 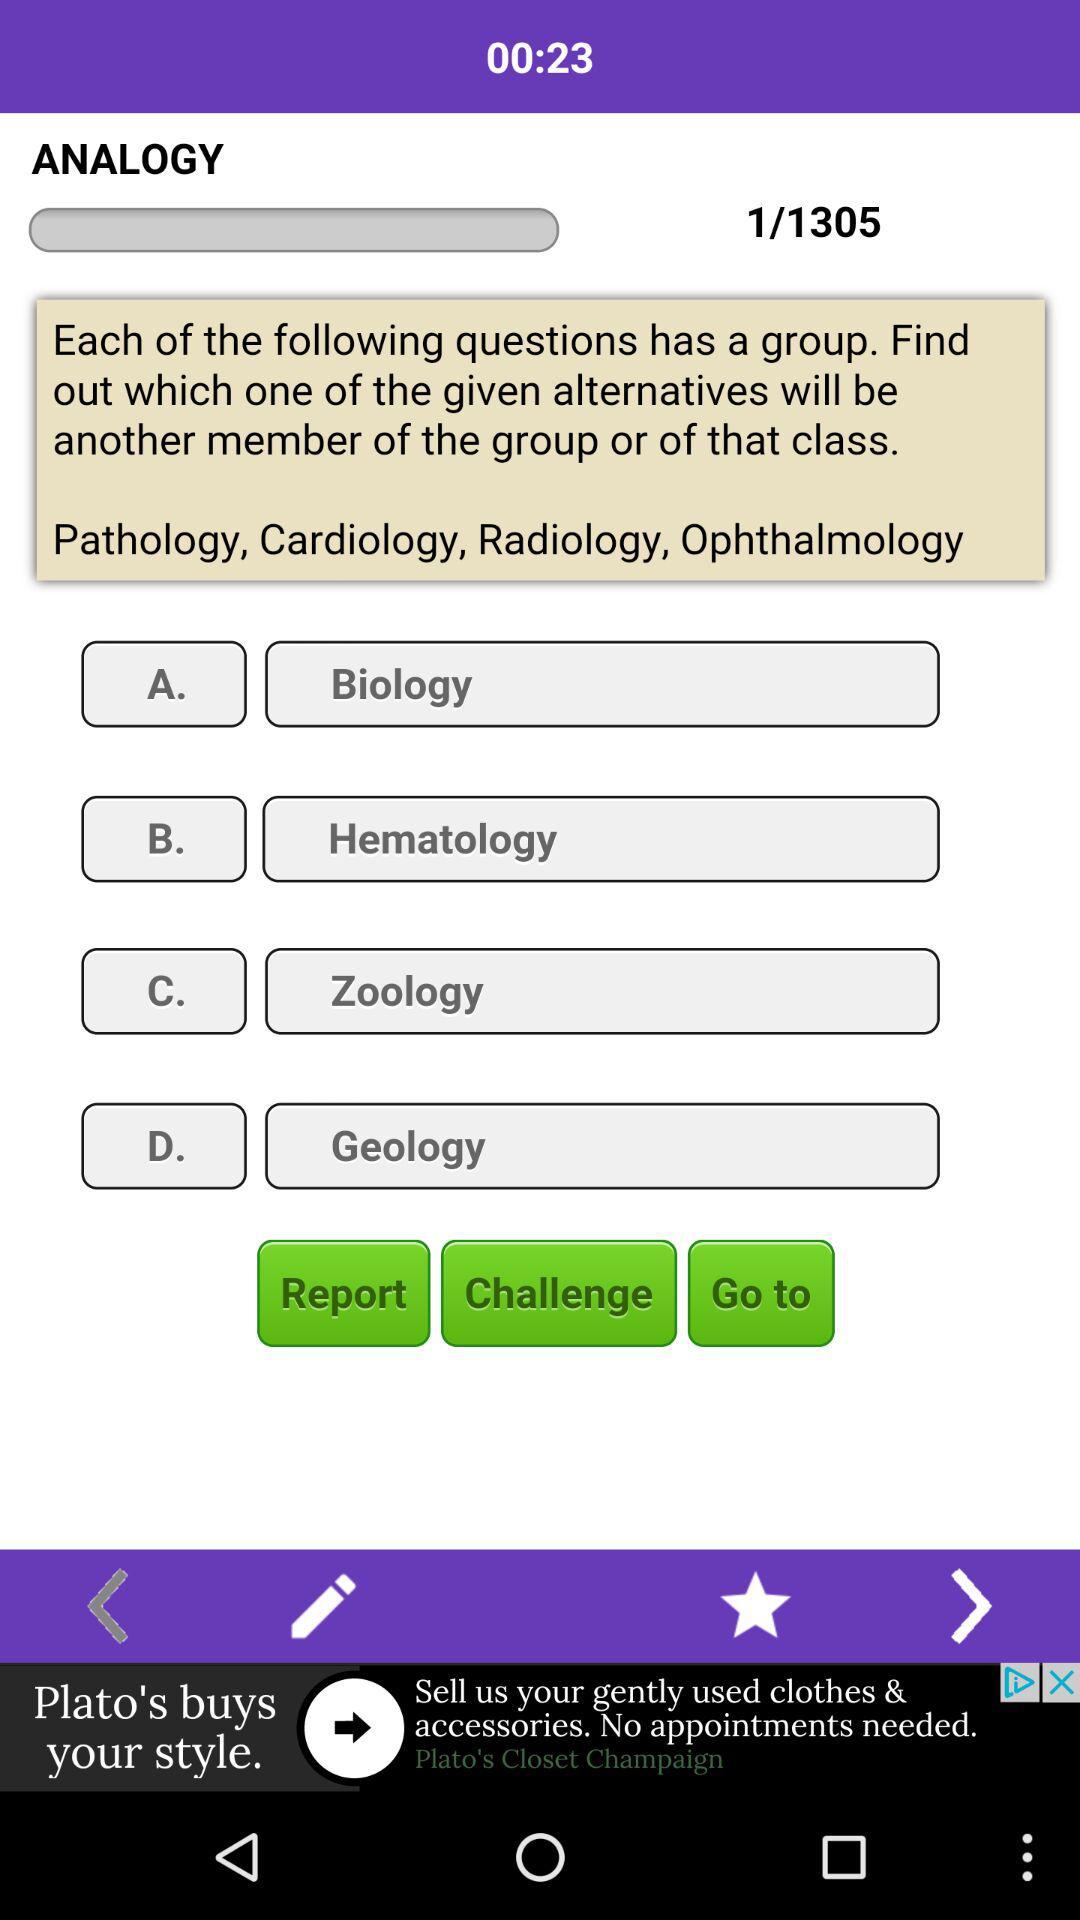 What do you see at coordinates (107, 1606) in the screenshot?
I see `previous botton` at bounding box center [107, 1606].